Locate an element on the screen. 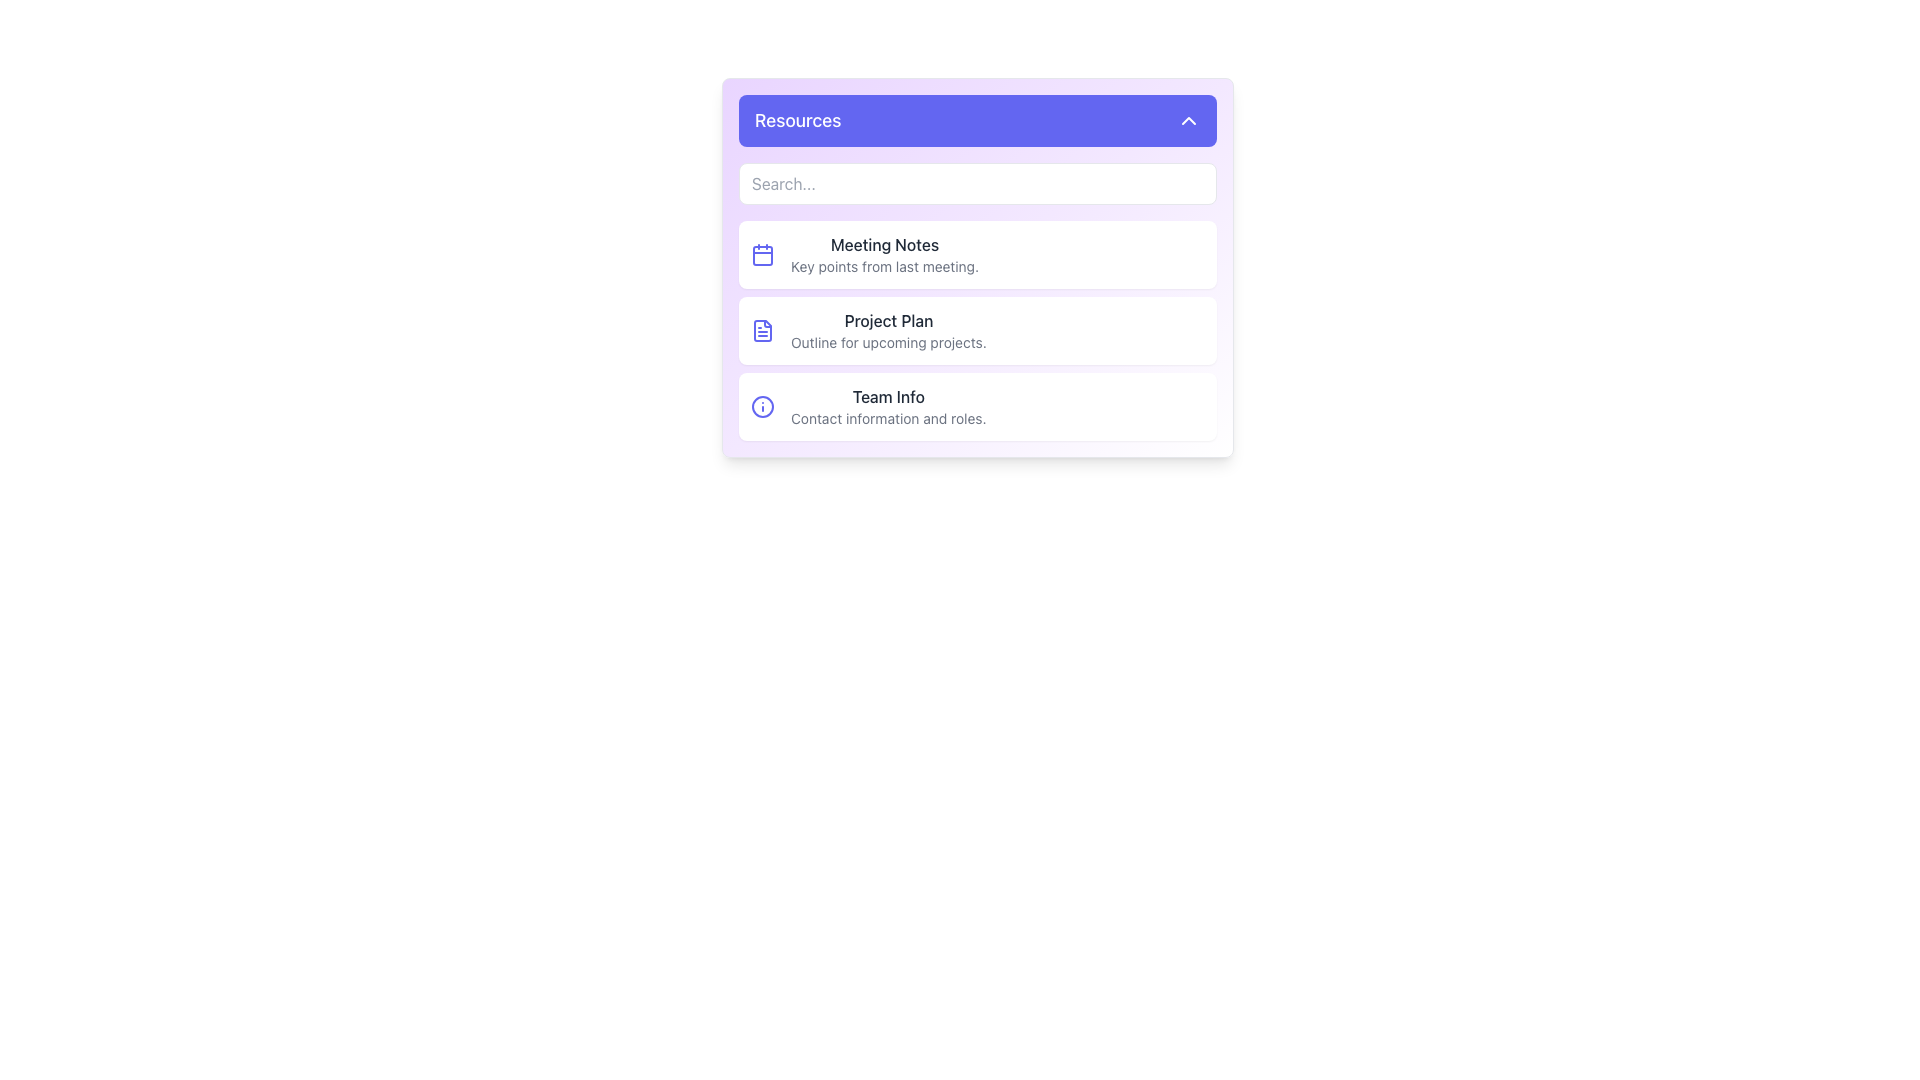  the chevron icon located at the top-right corner of the purple header bar of the 'Resources' panel is located at coordinates (1189, 120).